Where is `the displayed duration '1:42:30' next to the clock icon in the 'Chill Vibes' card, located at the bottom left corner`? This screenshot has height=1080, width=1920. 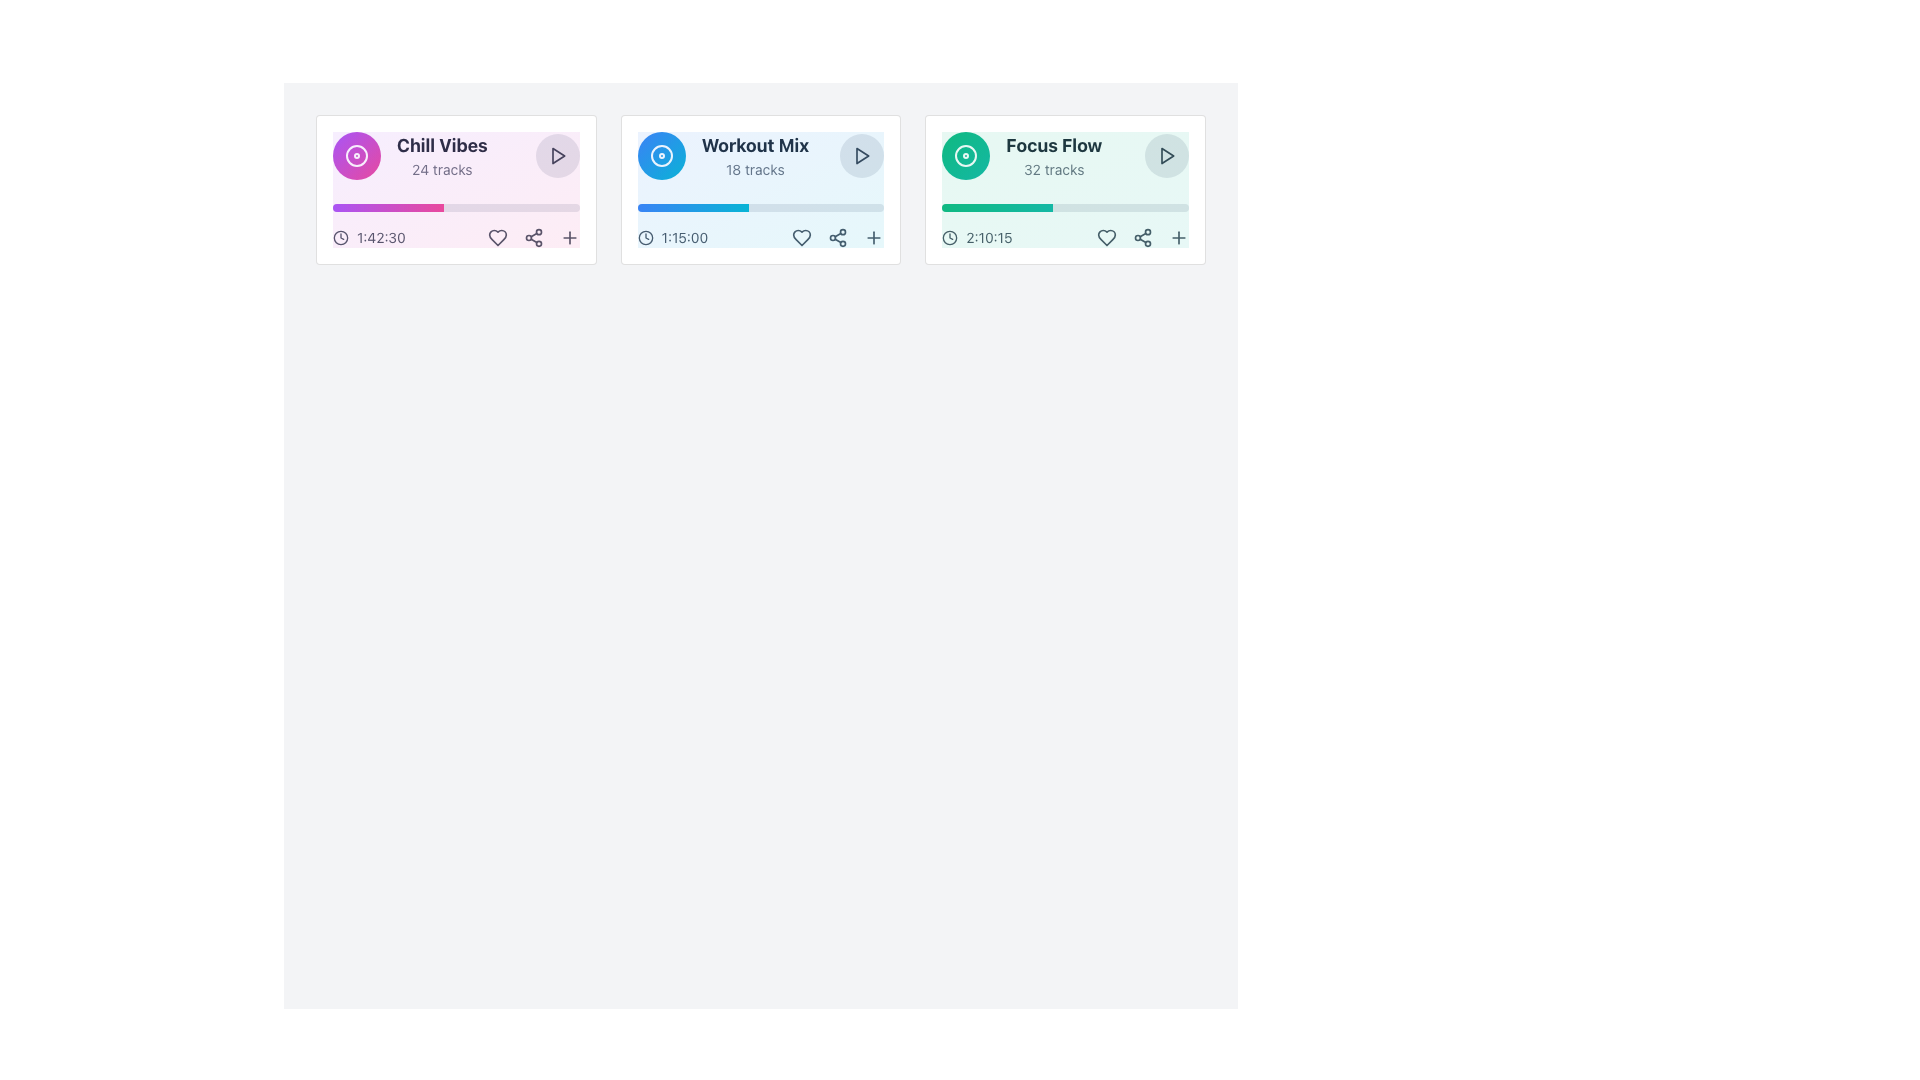
the displayed duration '1:42:30' next to the clock icon in the 'Chill Vibes' card, located at the bottom left corner is located at coordinates (369, 237).